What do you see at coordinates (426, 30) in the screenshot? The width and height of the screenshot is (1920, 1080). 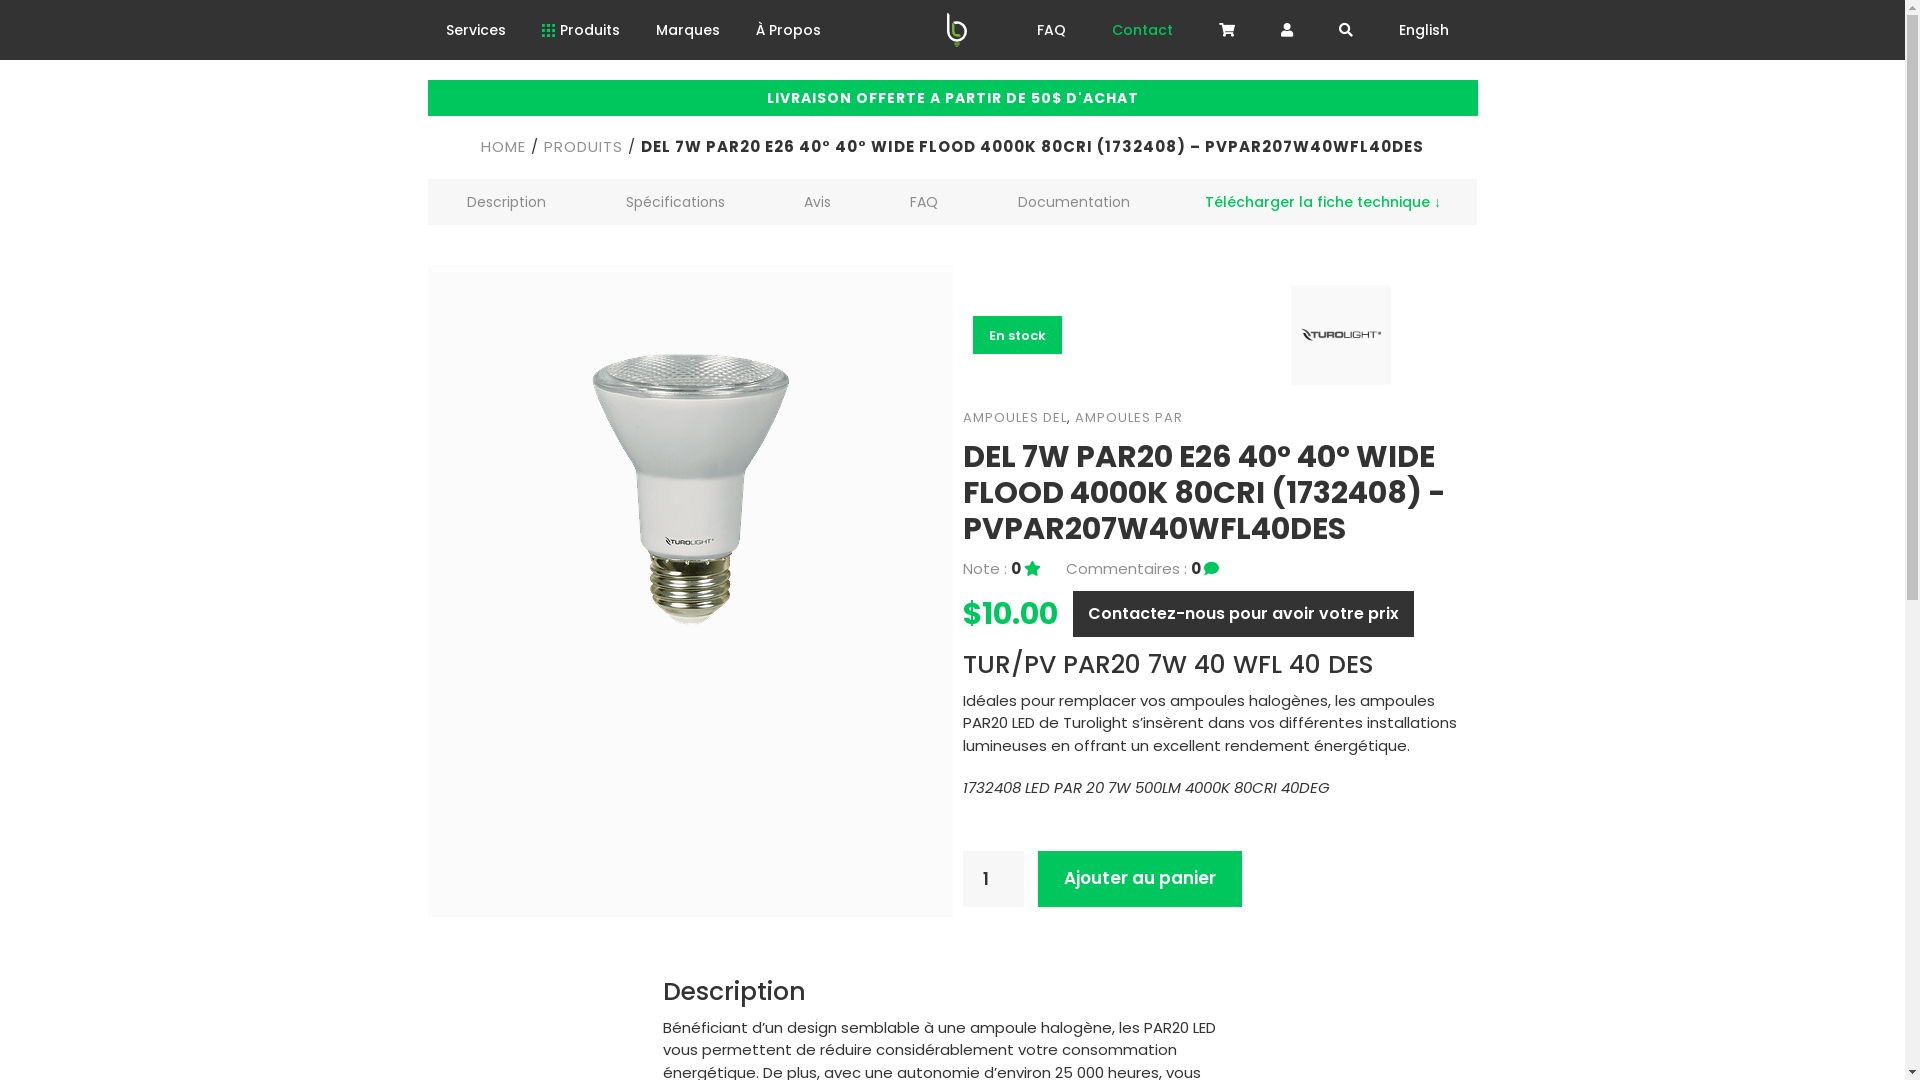 I see `'Services'` at bounding box center [426, 30].